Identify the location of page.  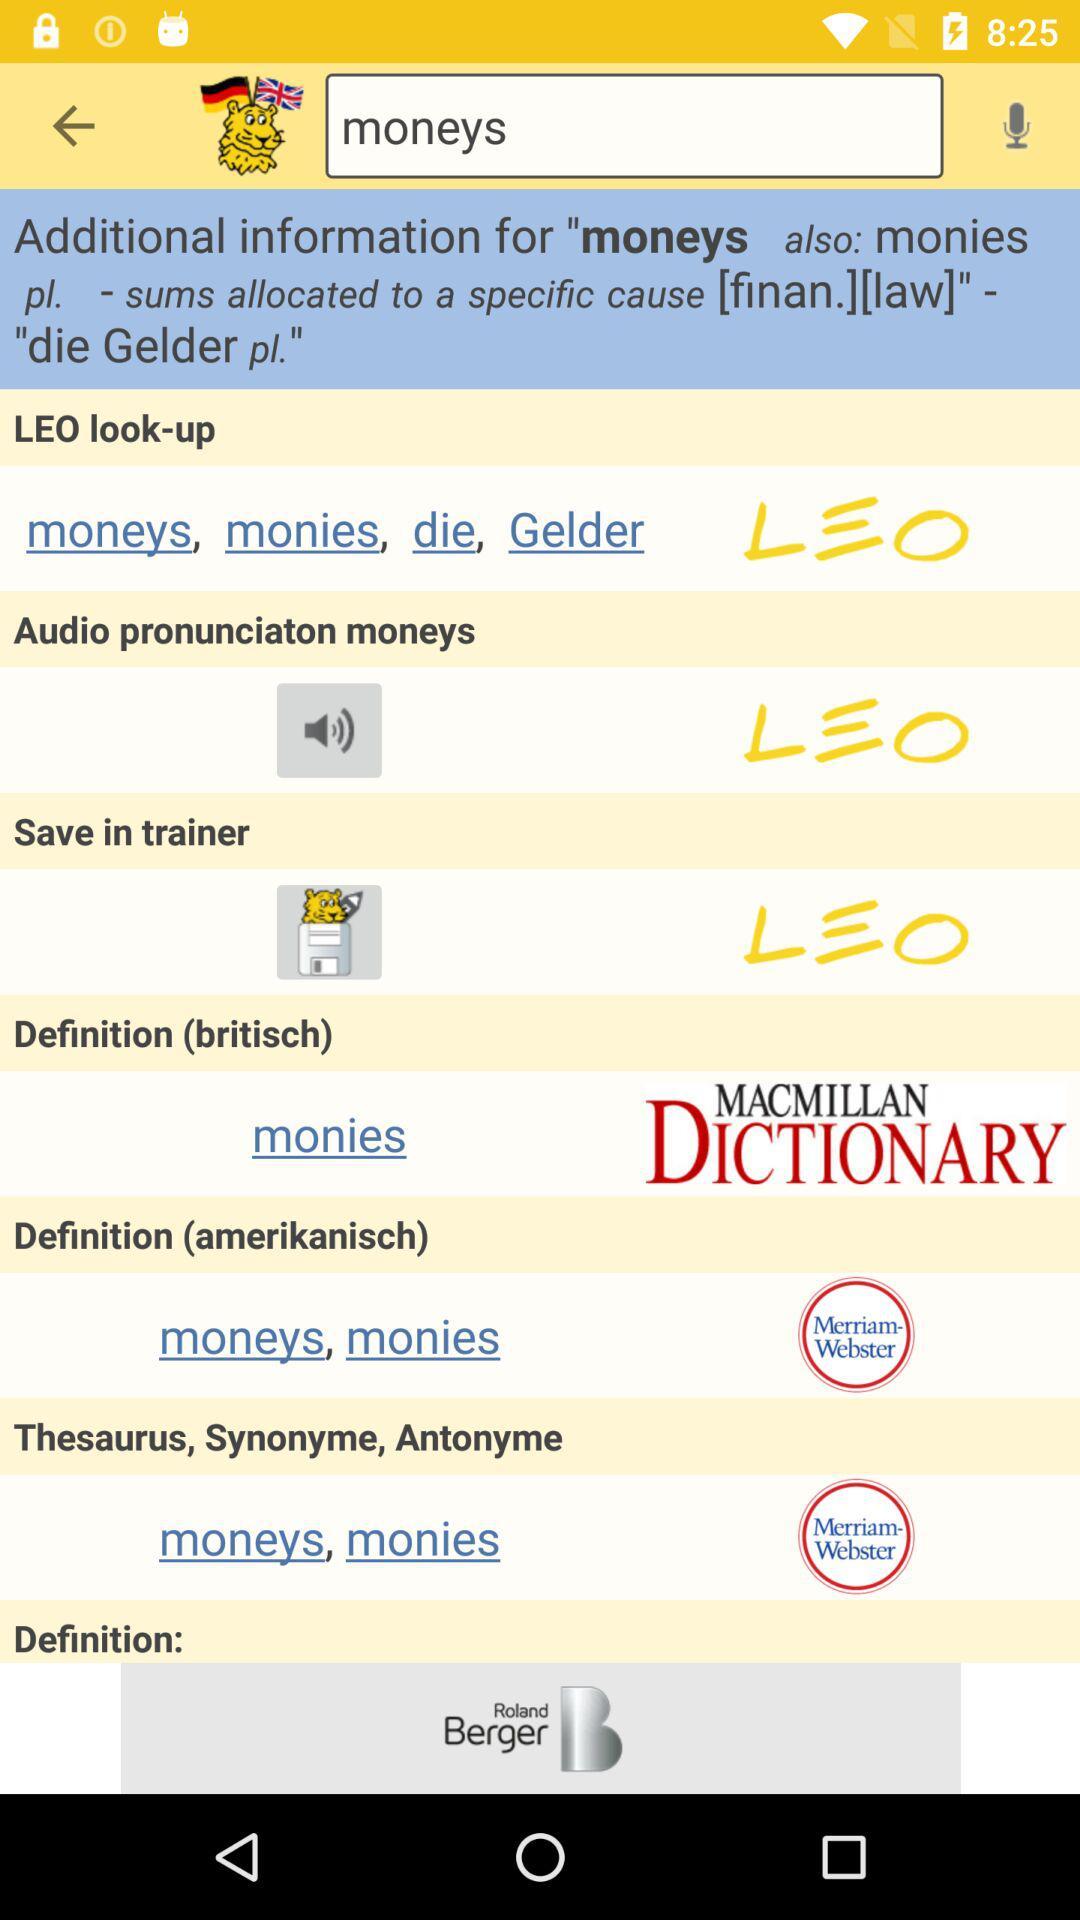
(855, 729).